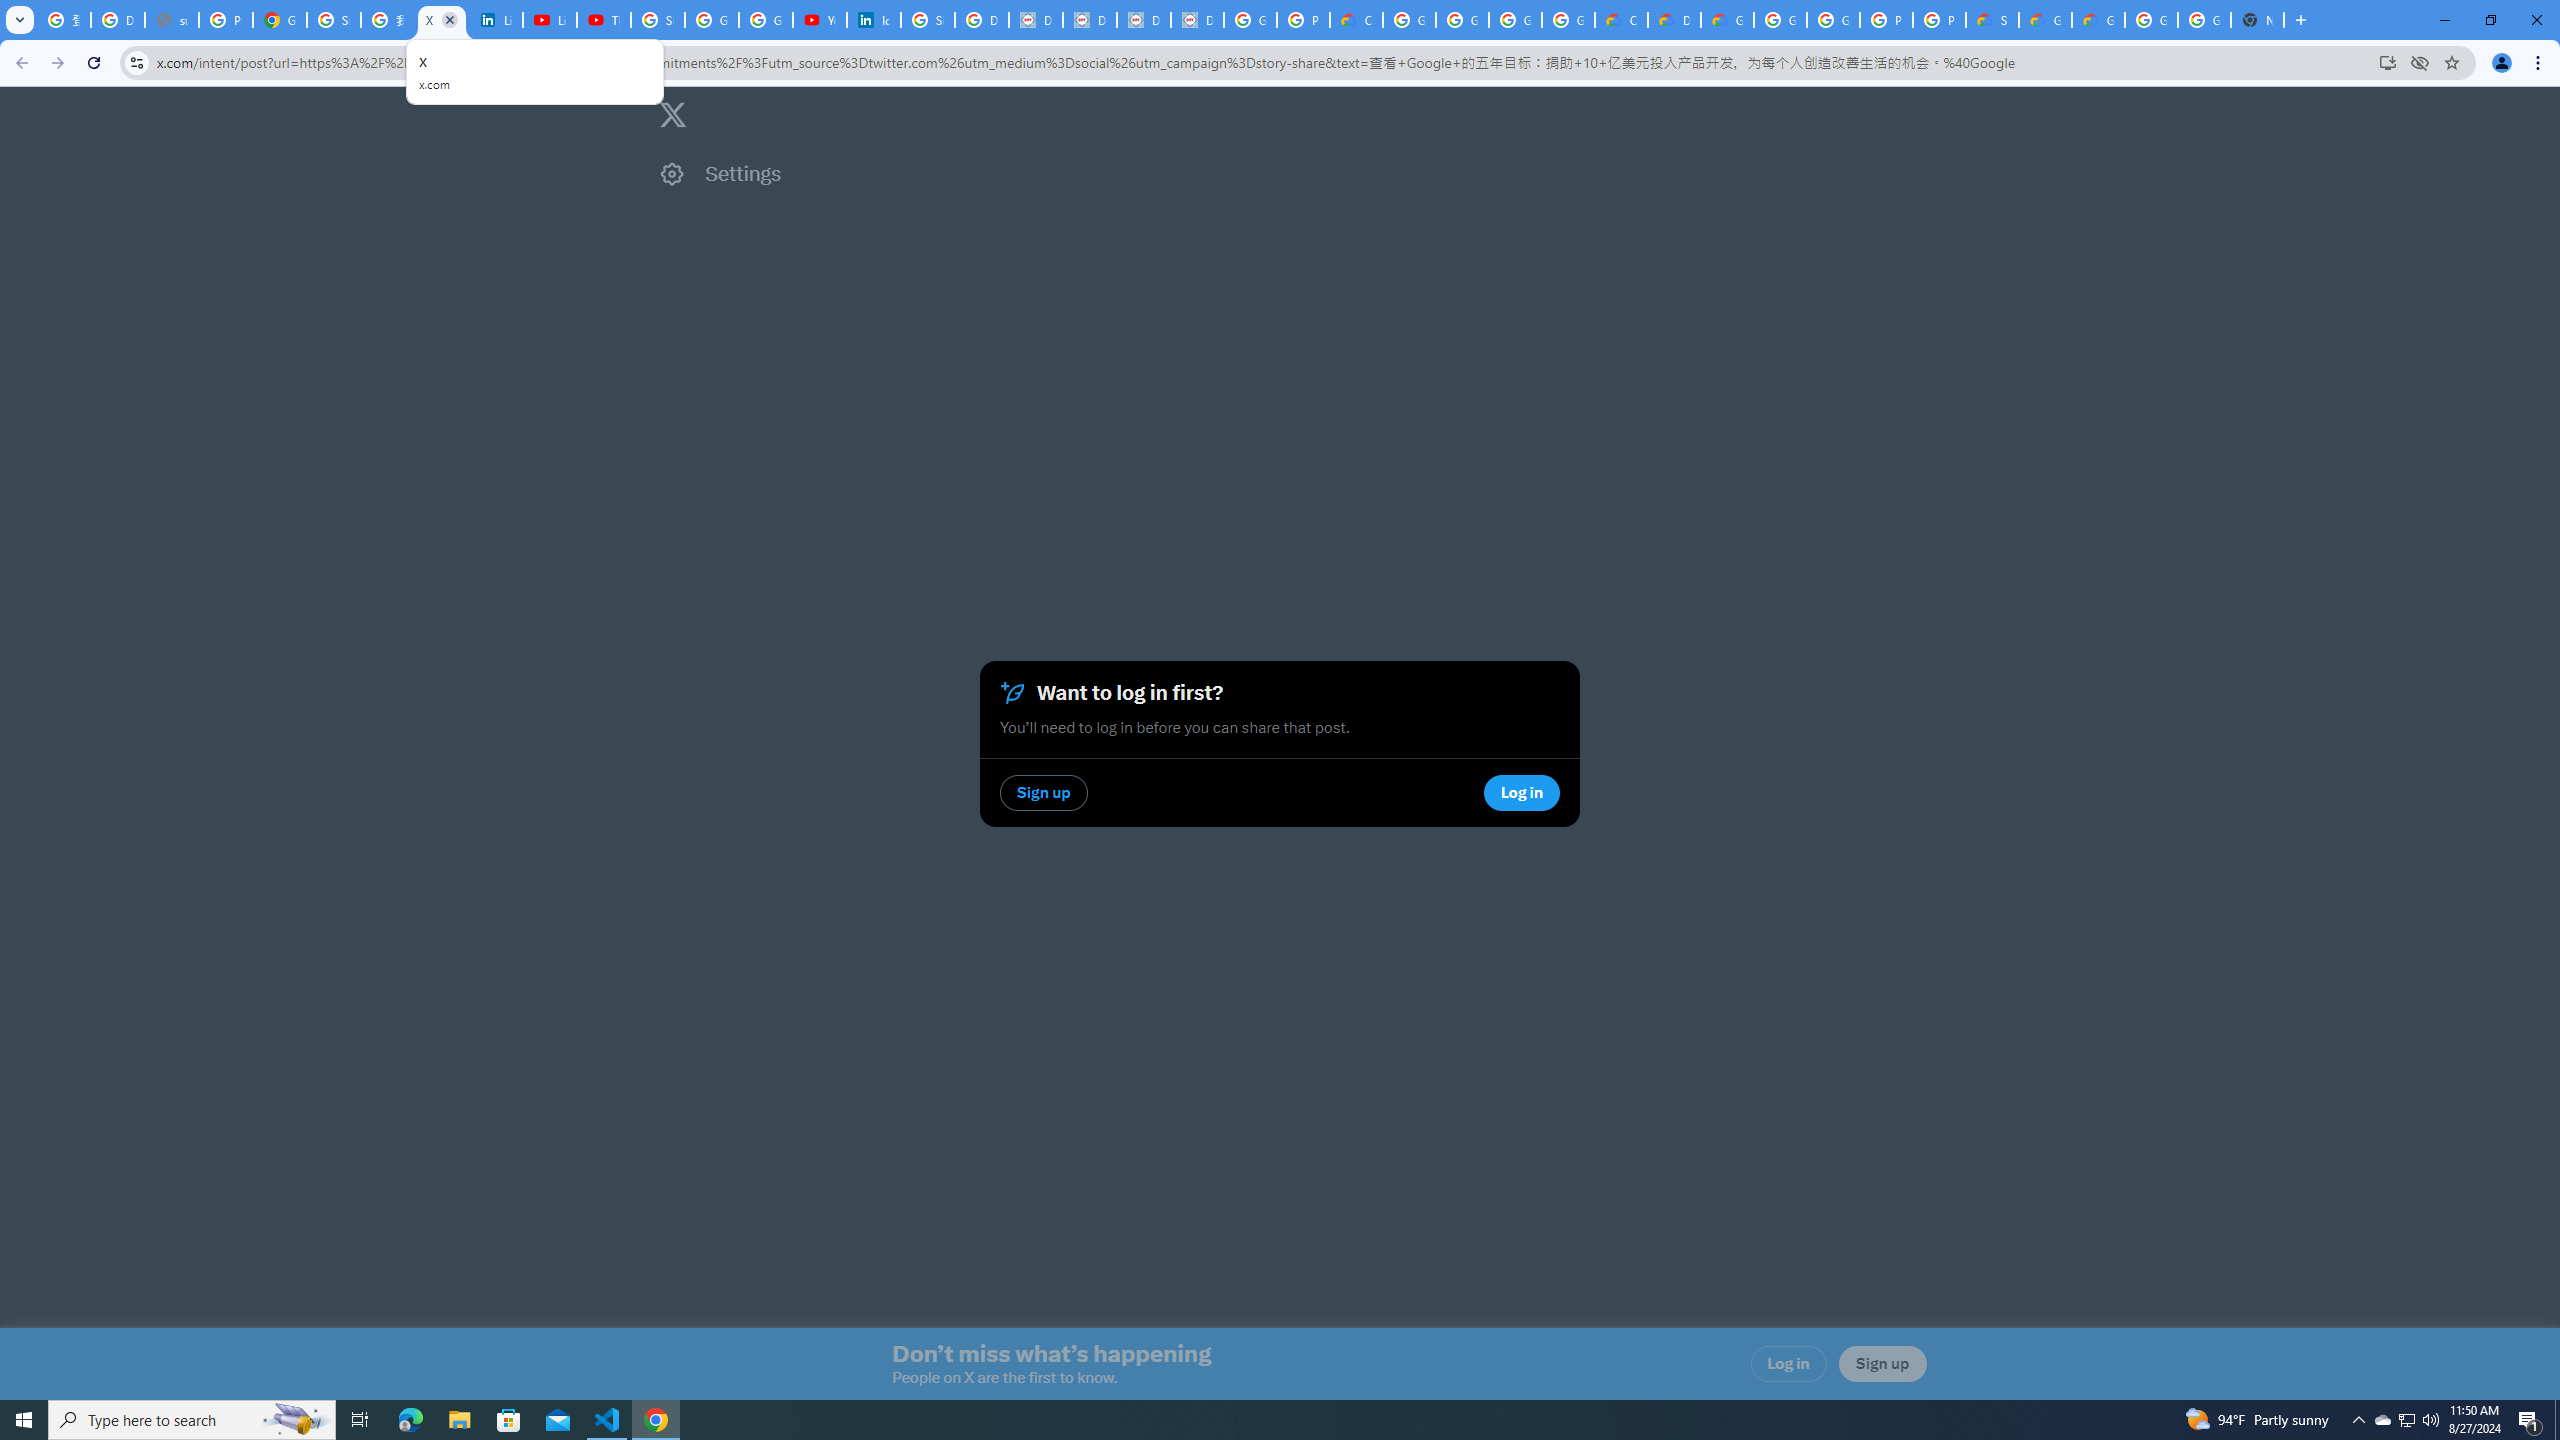  Describe the element at coordinates (1621, 19) in the screenshot. I see `'Customer Care | Google Cloud'` at that location.